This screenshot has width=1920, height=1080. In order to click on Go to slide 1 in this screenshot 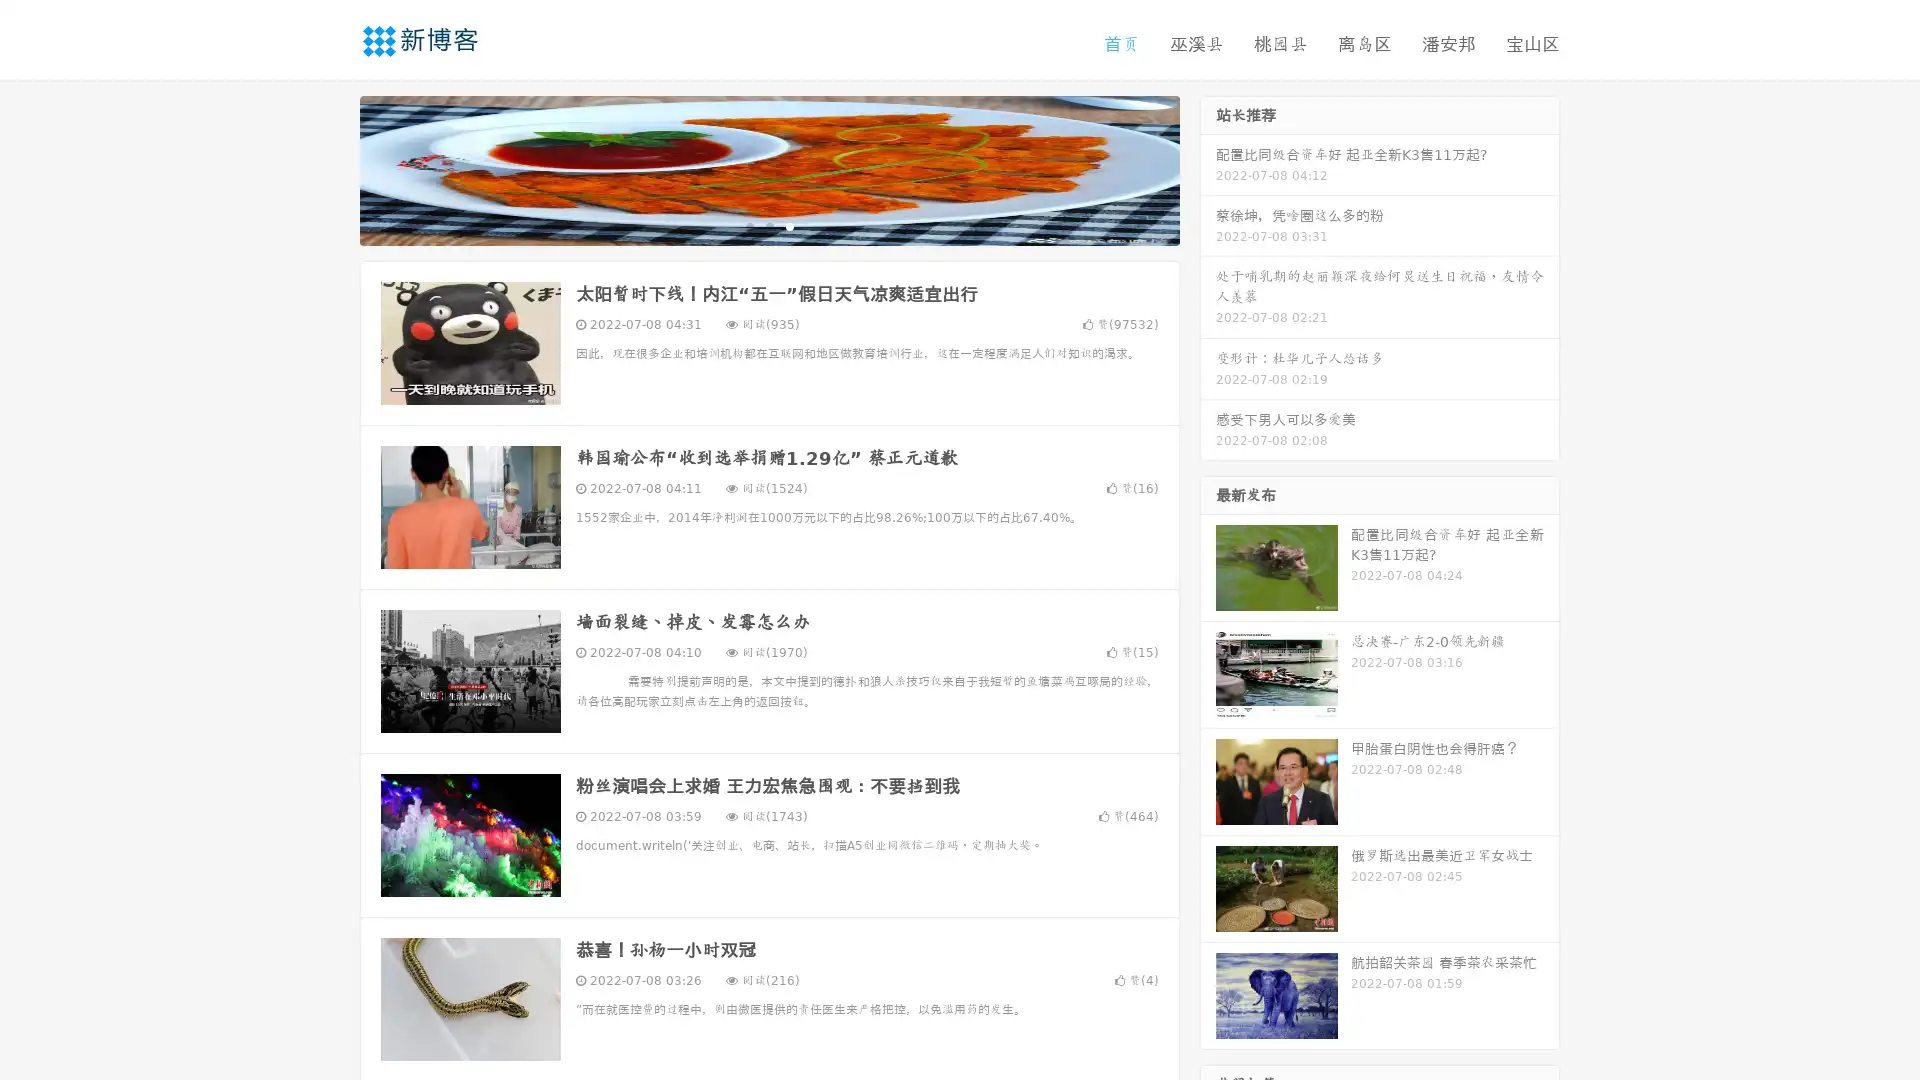, I will do `click(748, 225)`.